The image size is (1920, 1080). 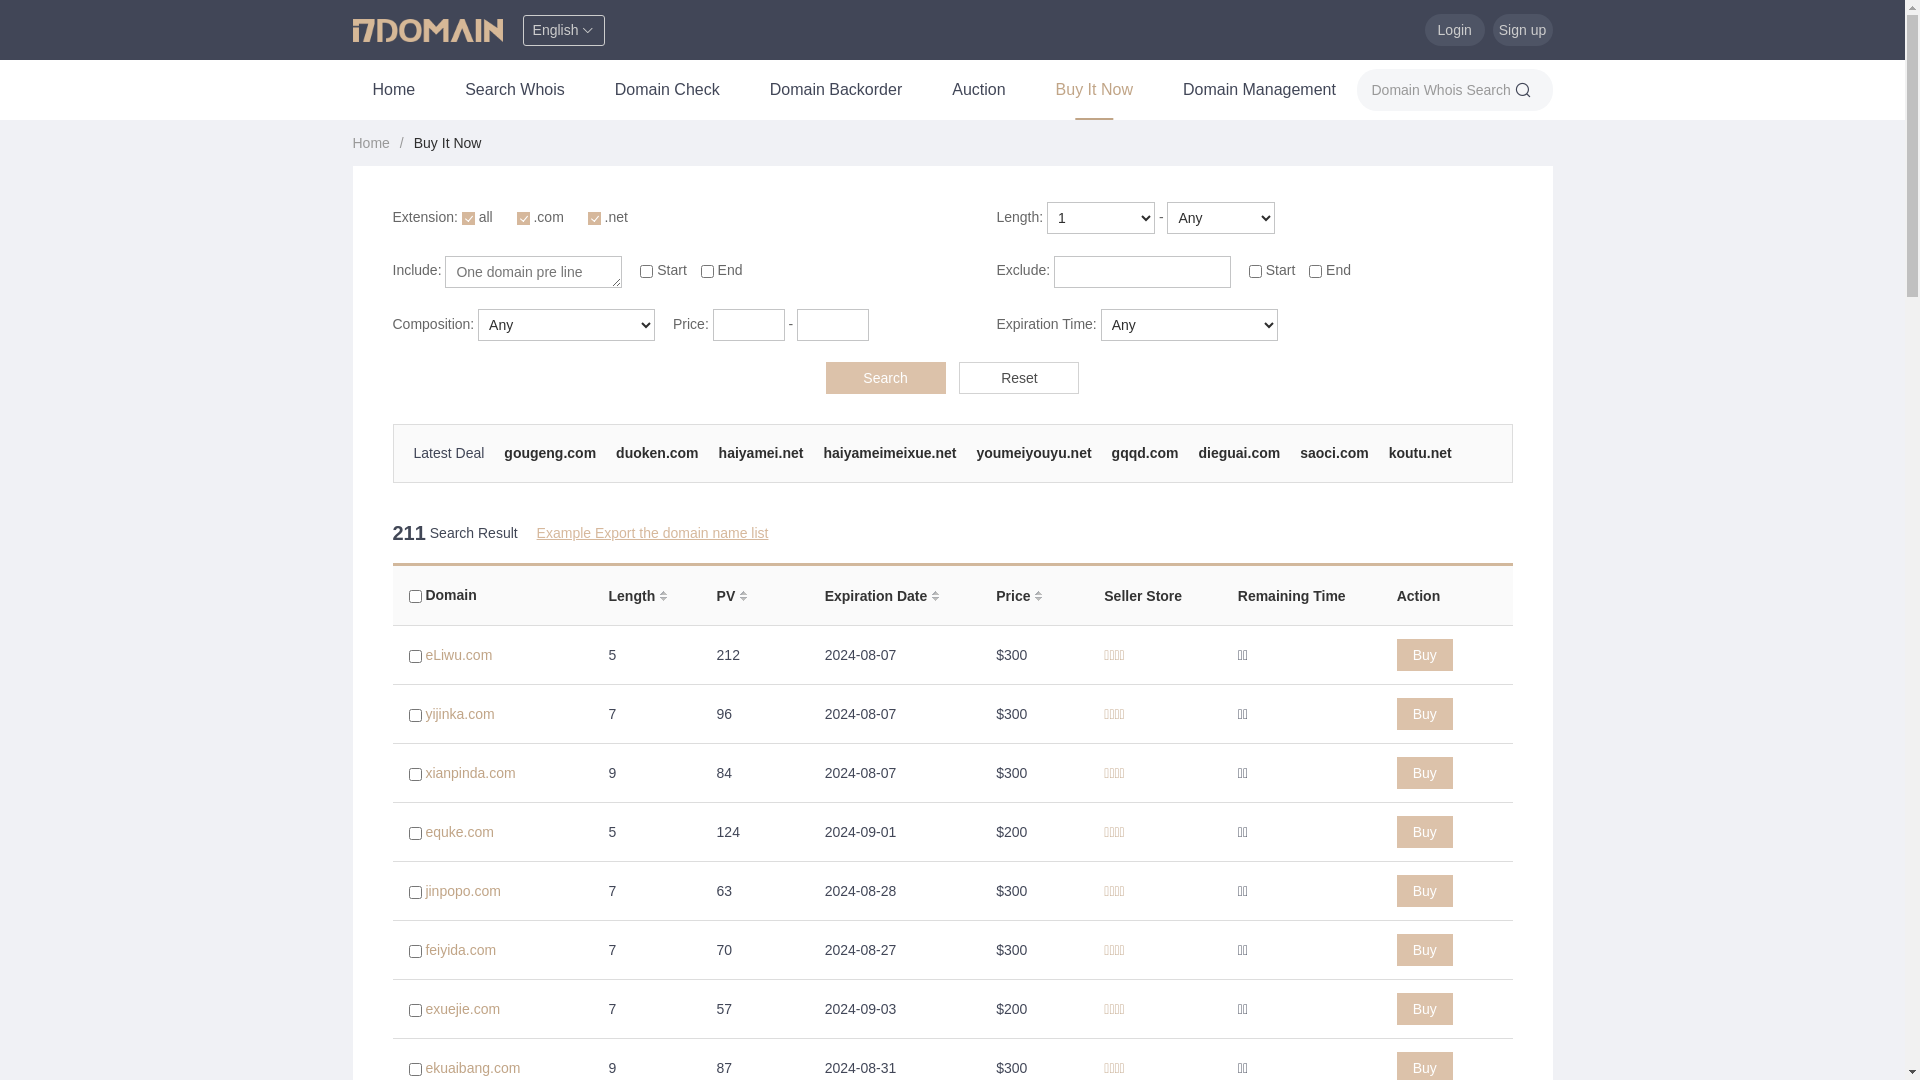 I want to click on 'Auction', so click(x=930, y=88).